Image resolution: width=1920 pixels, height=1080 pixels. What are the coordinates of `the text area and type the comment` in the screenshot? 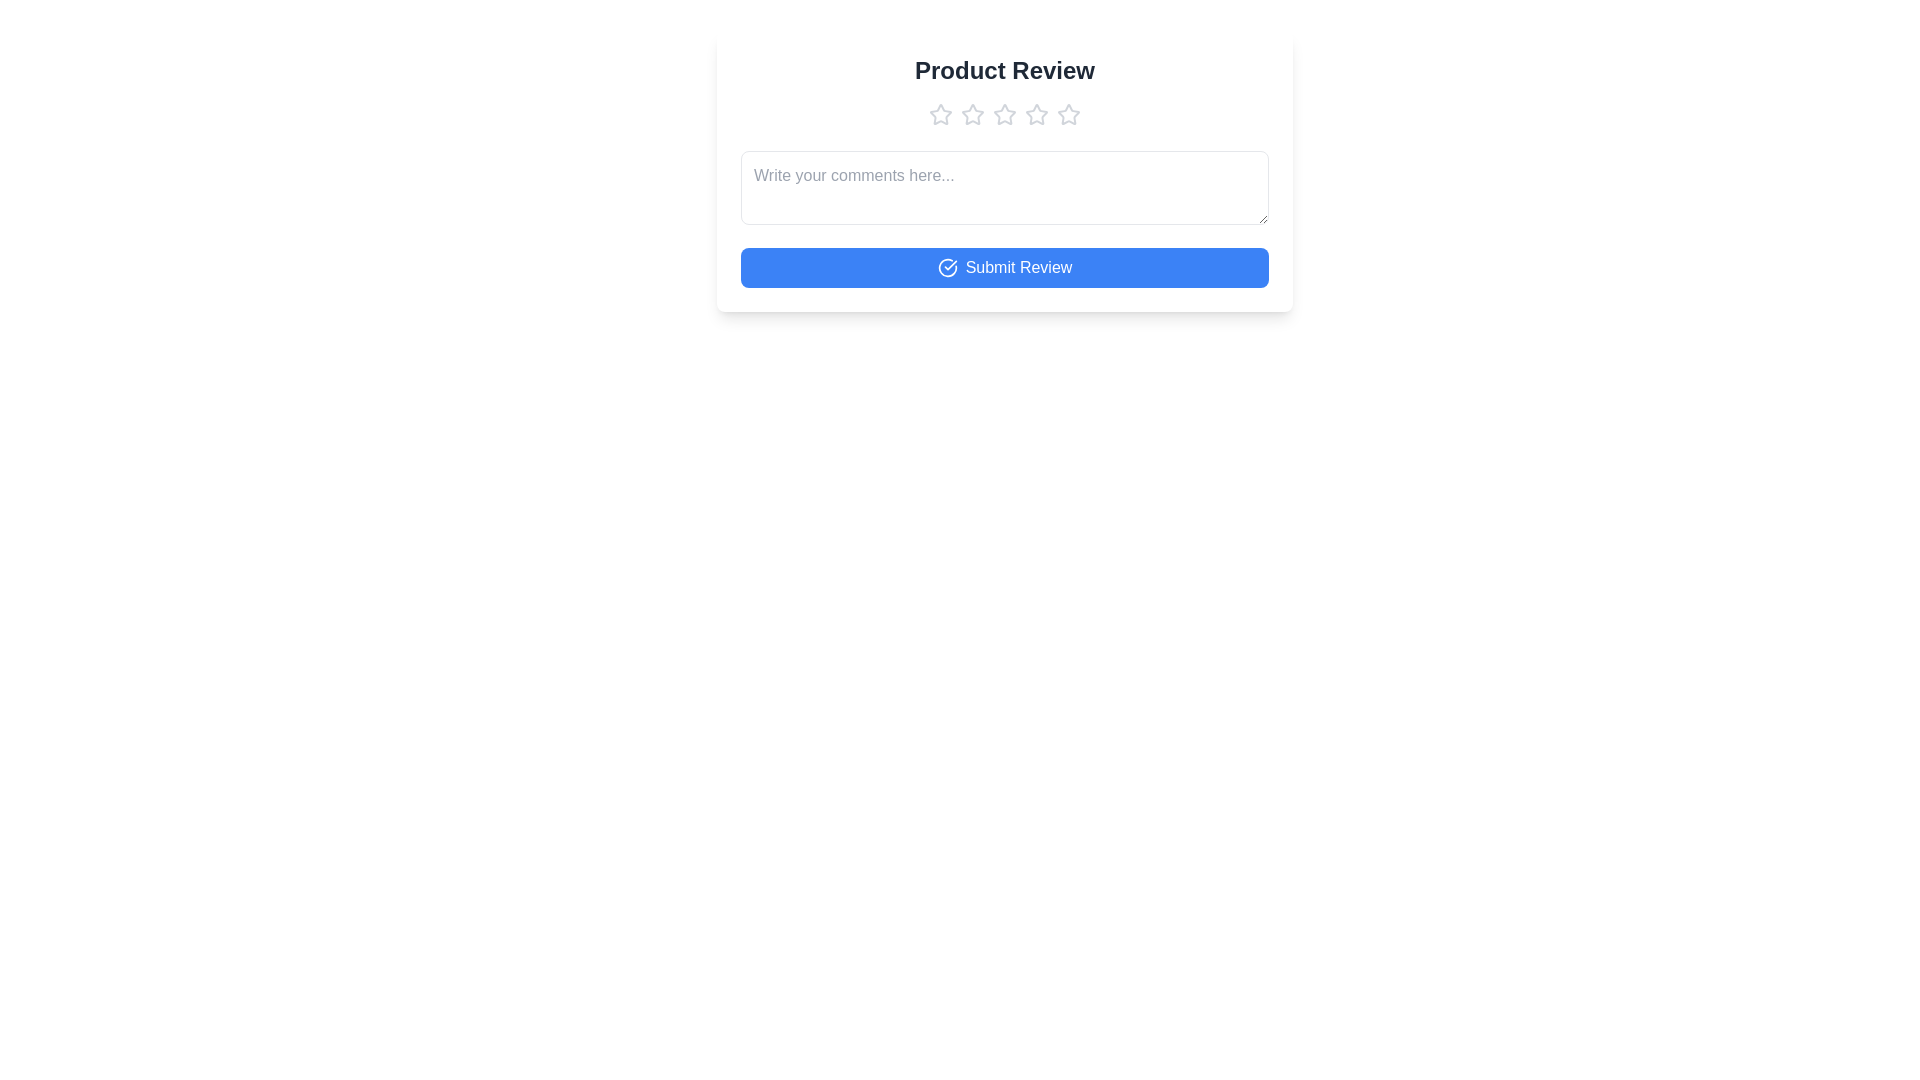 It's located at (1004, 188).